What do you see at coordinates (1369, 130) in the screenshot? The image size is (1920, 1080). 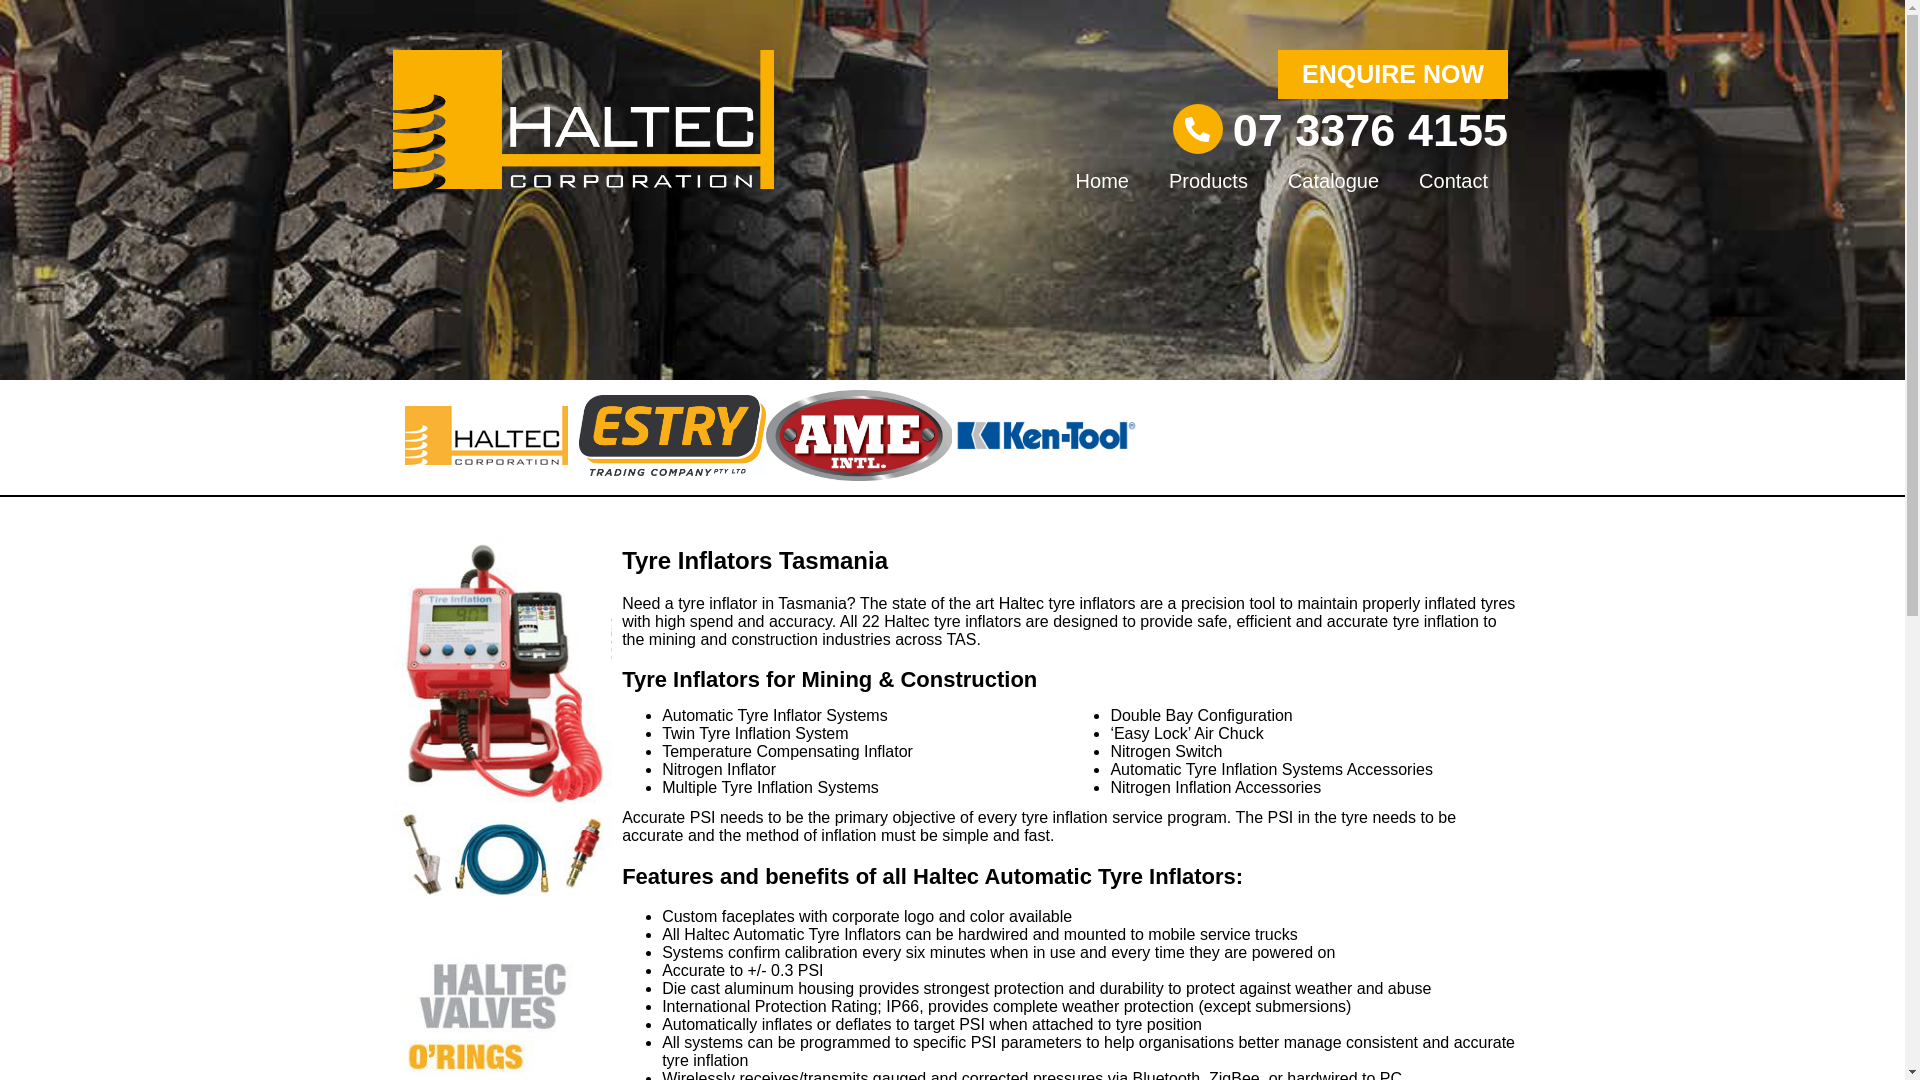 I see `'07 3376 4155'` at bounding box center [1369, 130].